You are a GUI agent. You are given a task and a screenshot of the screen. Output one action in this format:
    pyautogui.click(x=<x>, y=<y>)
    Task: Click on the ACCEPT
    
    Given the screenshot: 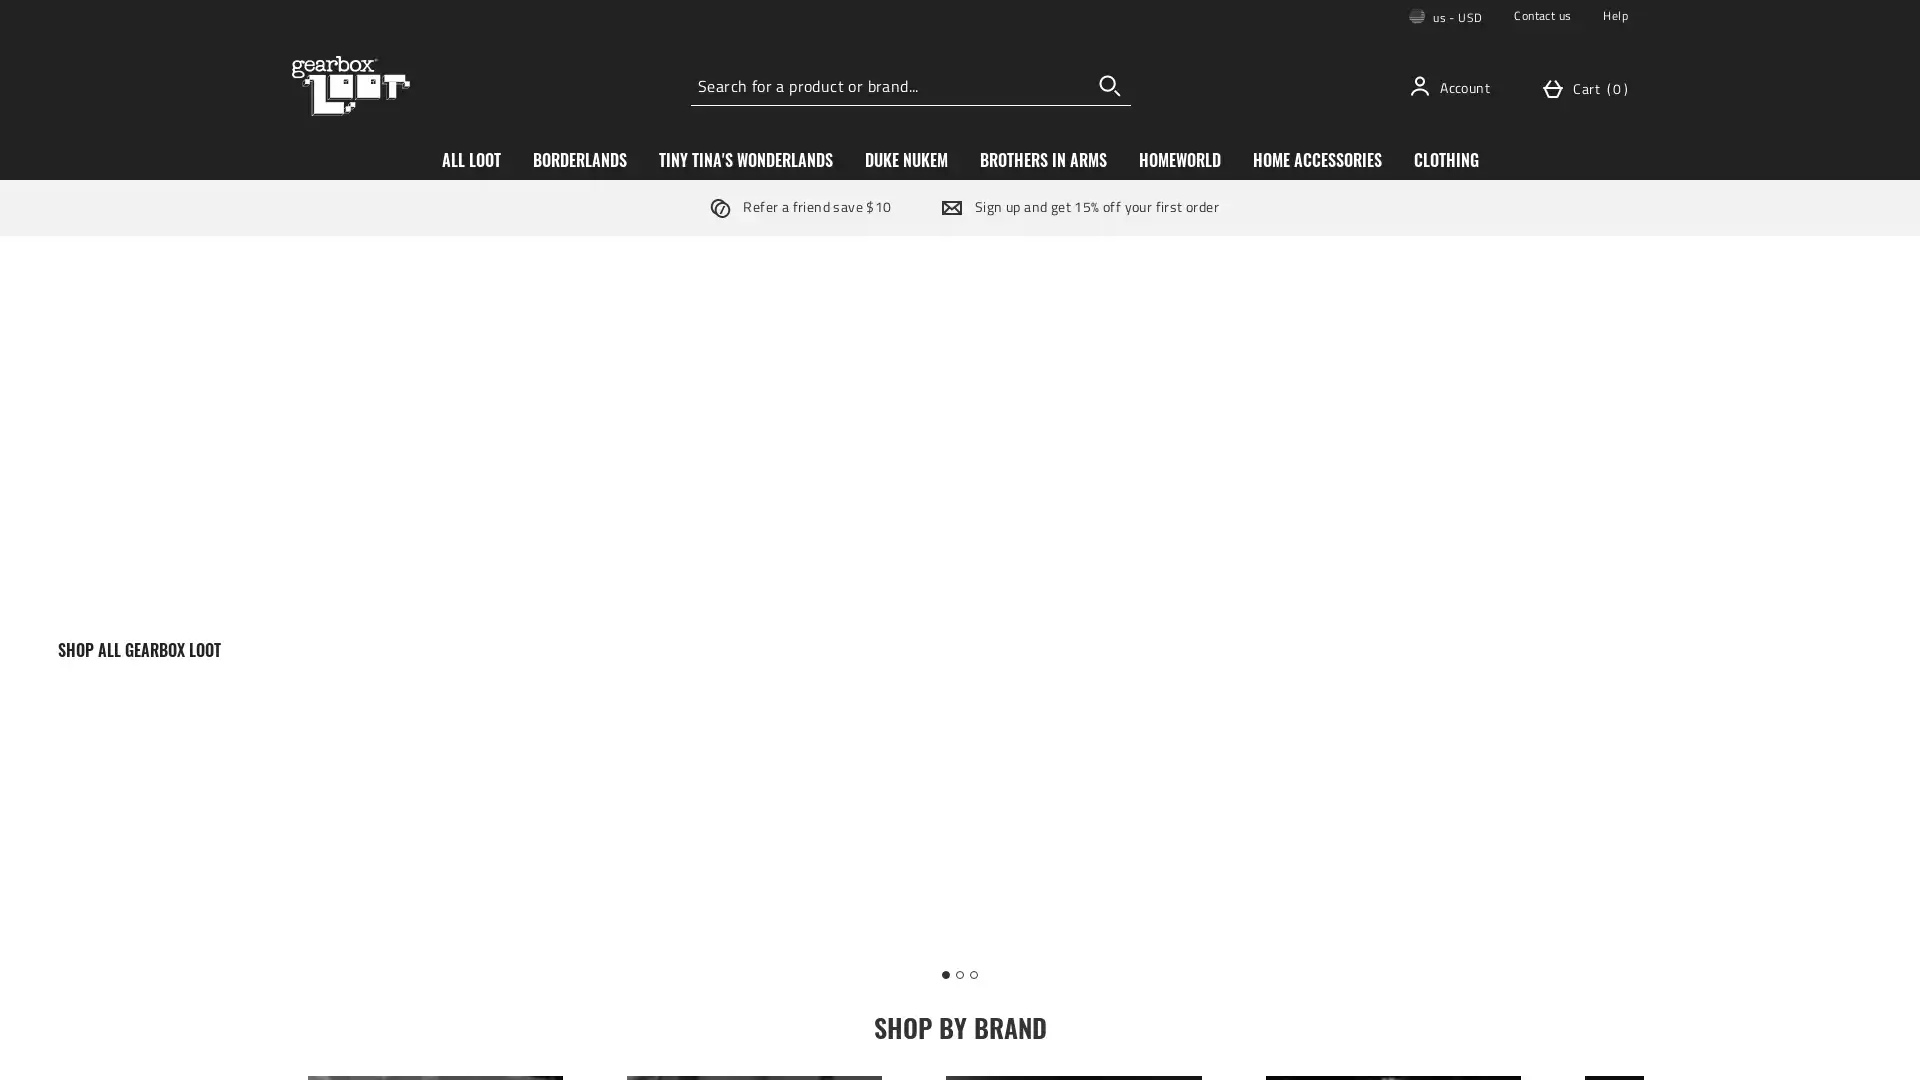 What is the action you would take?
    pyautogui.click(x=1516, y=1046)
    